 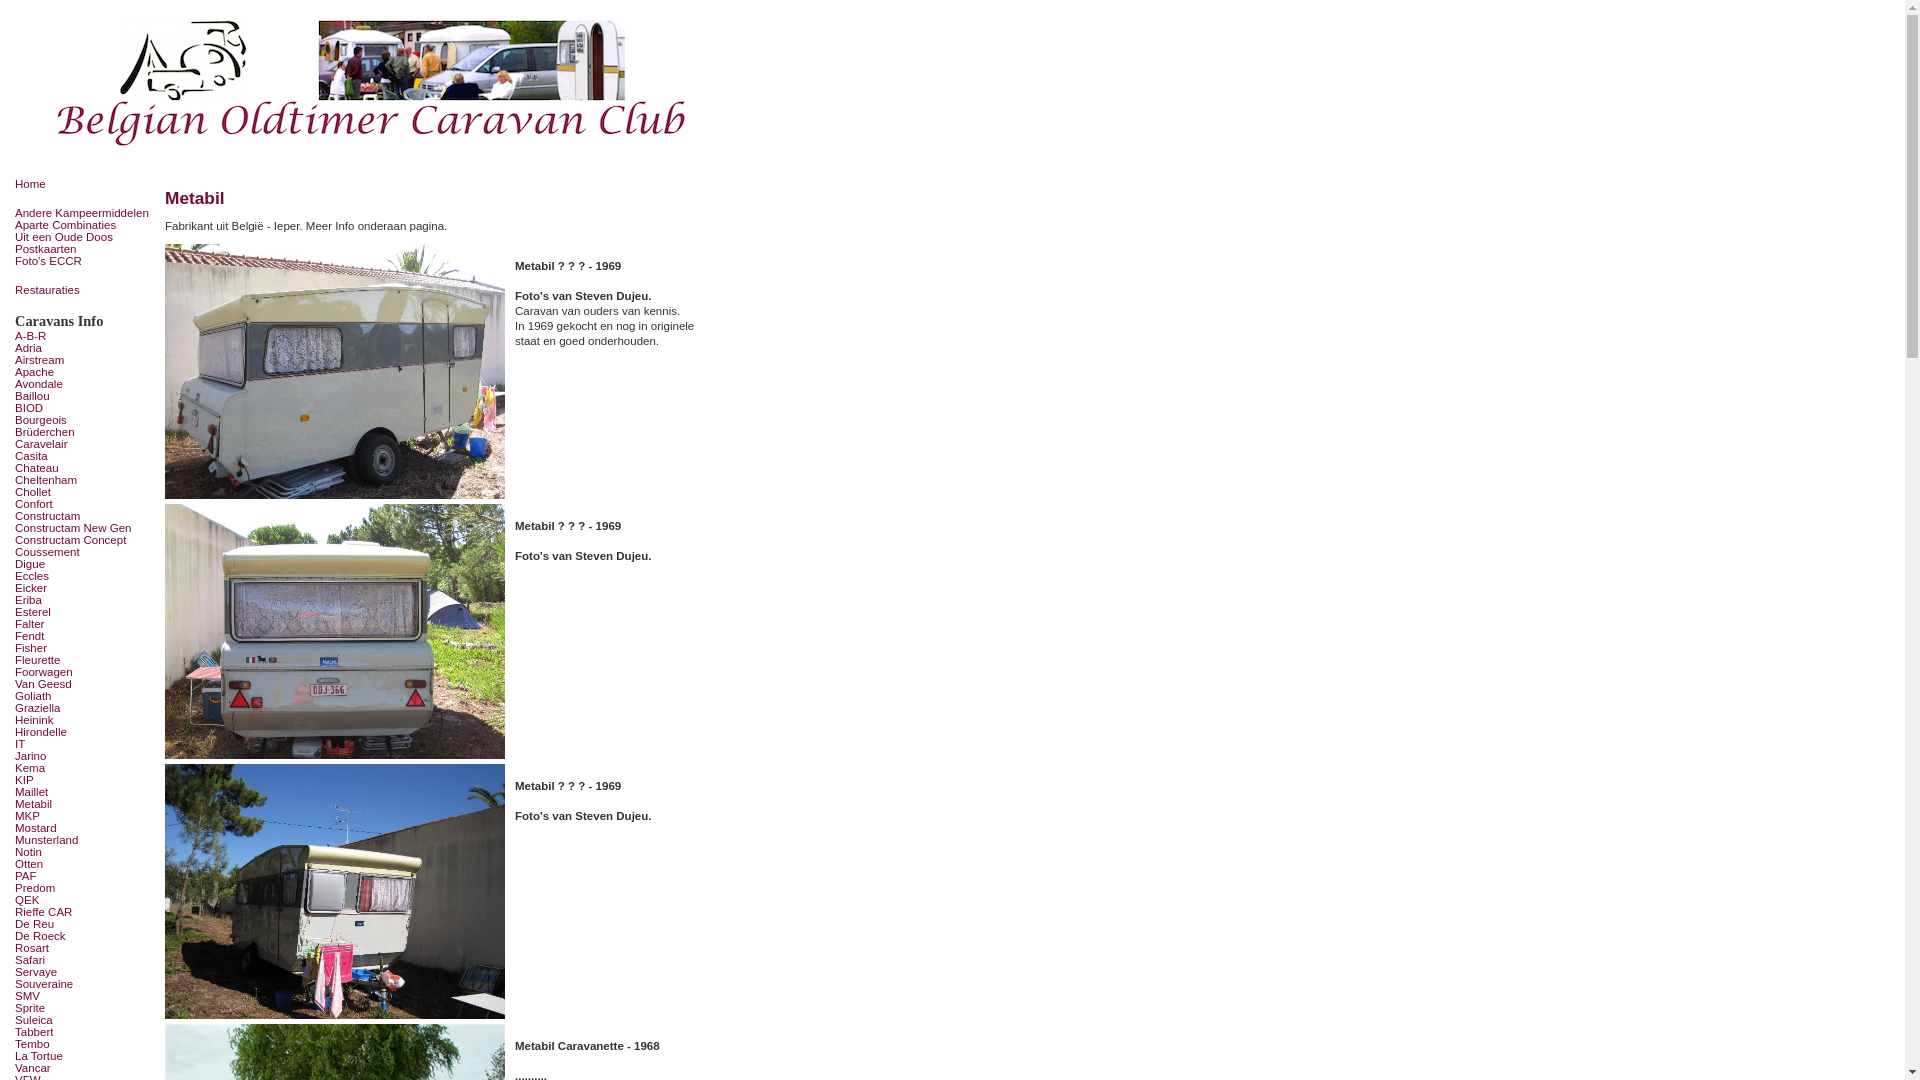 I want to click on 'Mostard', so click(x=84, y=828).